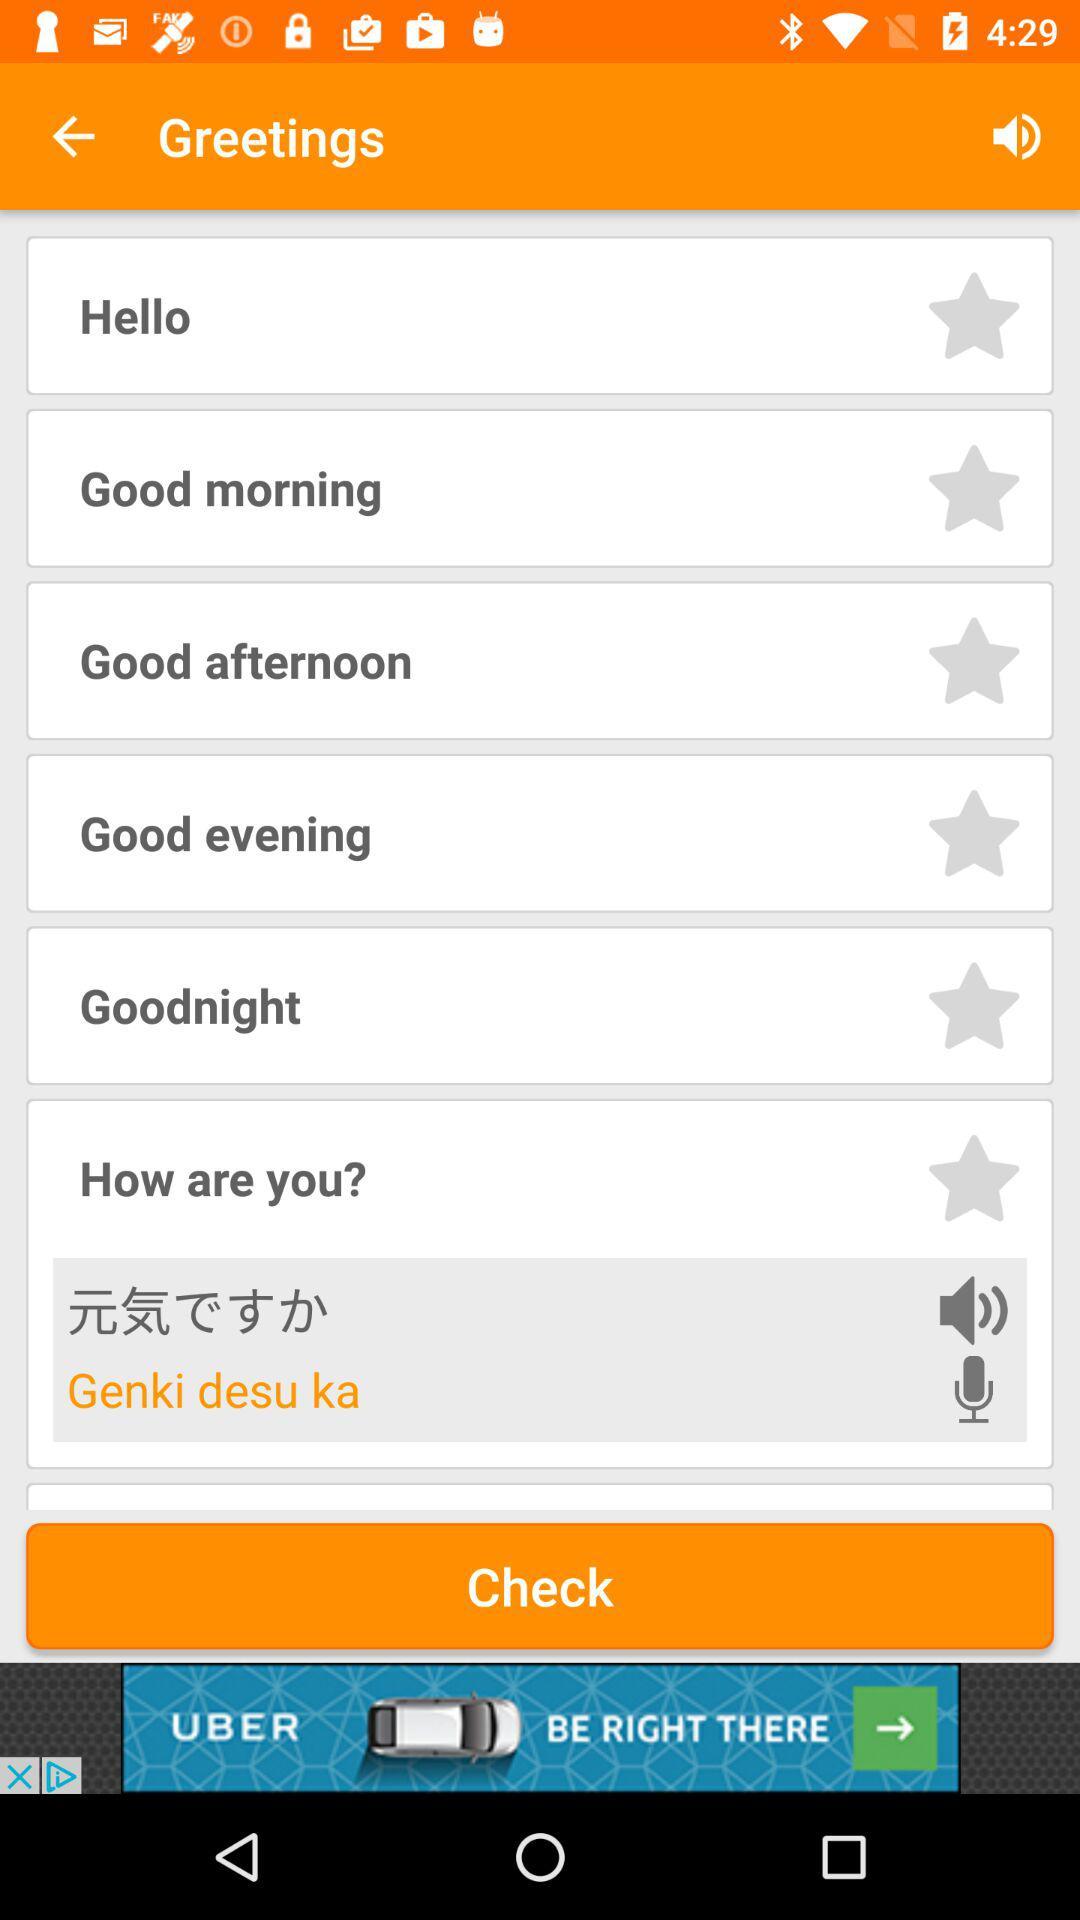 The image size is (1080, 1920). Describe the element at coordinates (973, 314) in the screenshot. I see `make favorite` at that location.